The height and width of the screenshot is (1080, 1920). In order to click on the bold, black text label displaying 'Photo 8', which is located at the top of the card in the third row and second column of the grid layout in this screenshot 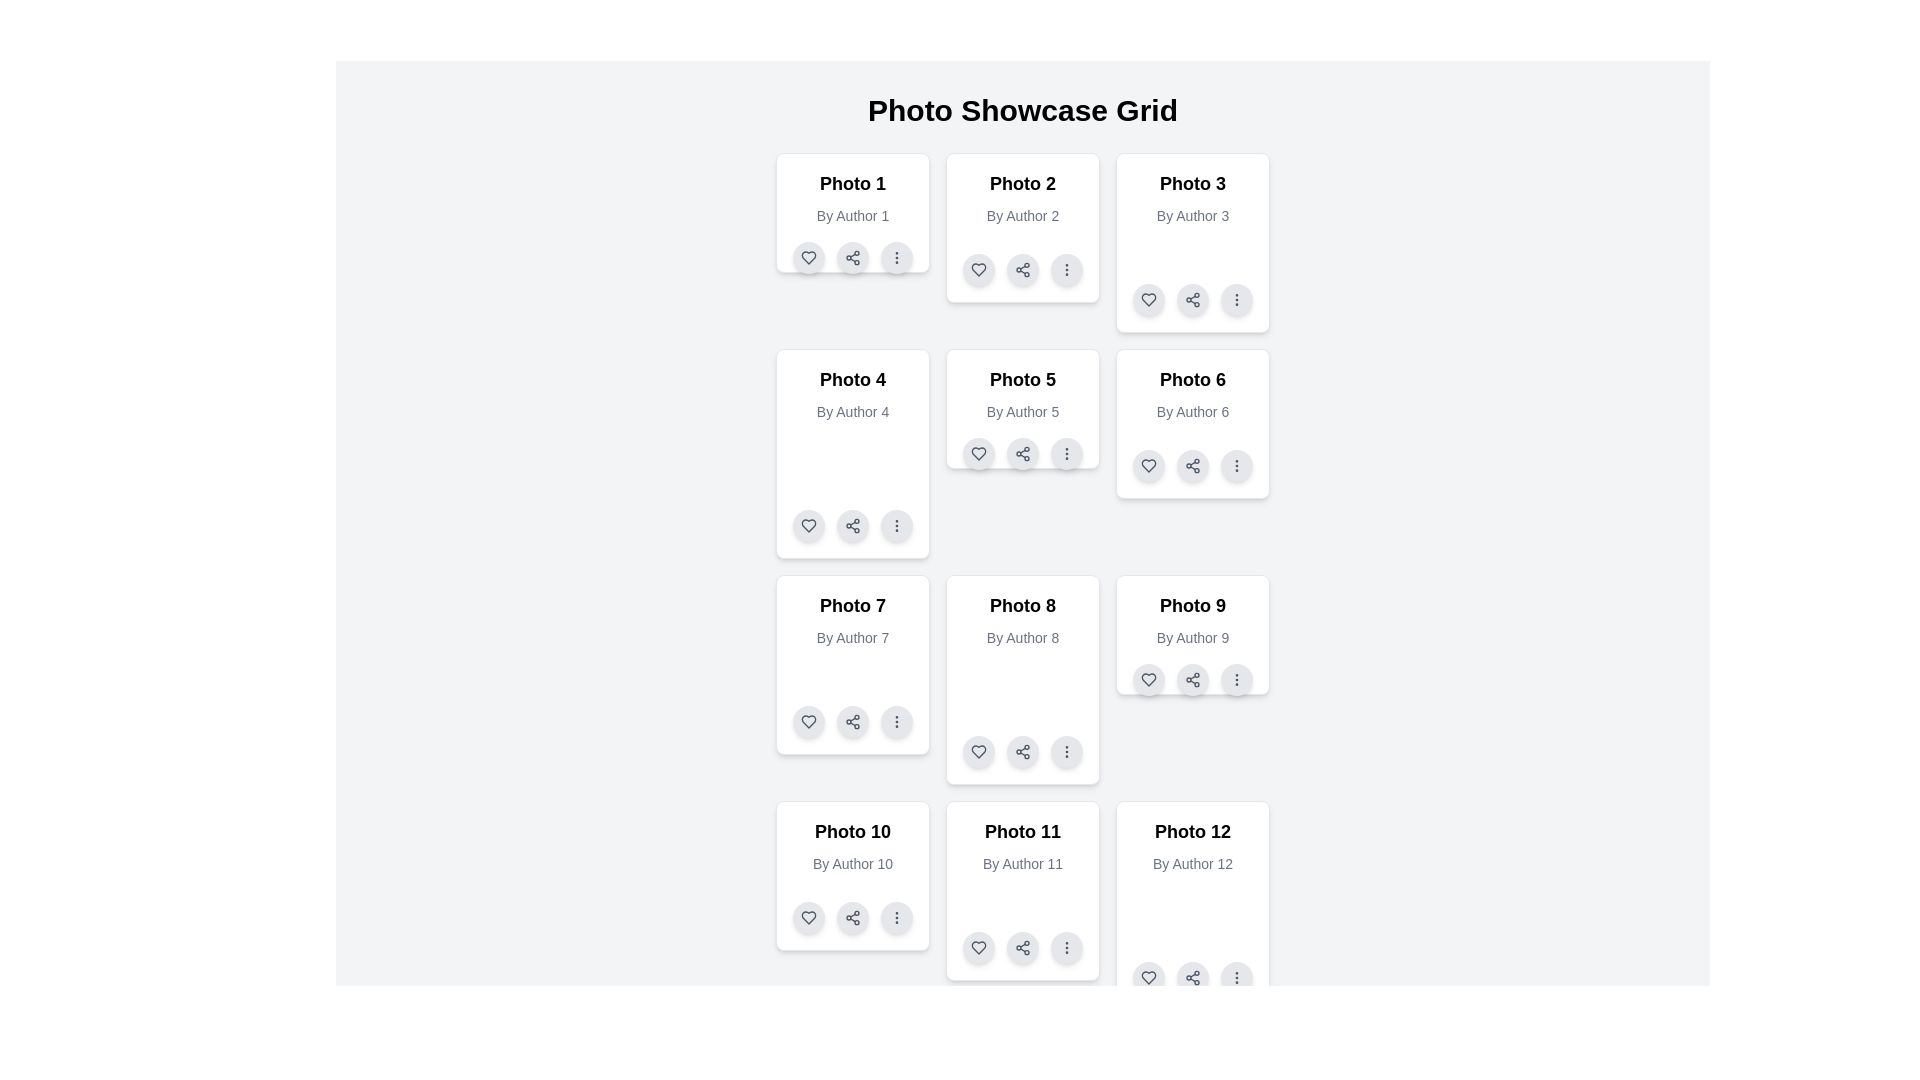, I will do `click(1022, 604)`.